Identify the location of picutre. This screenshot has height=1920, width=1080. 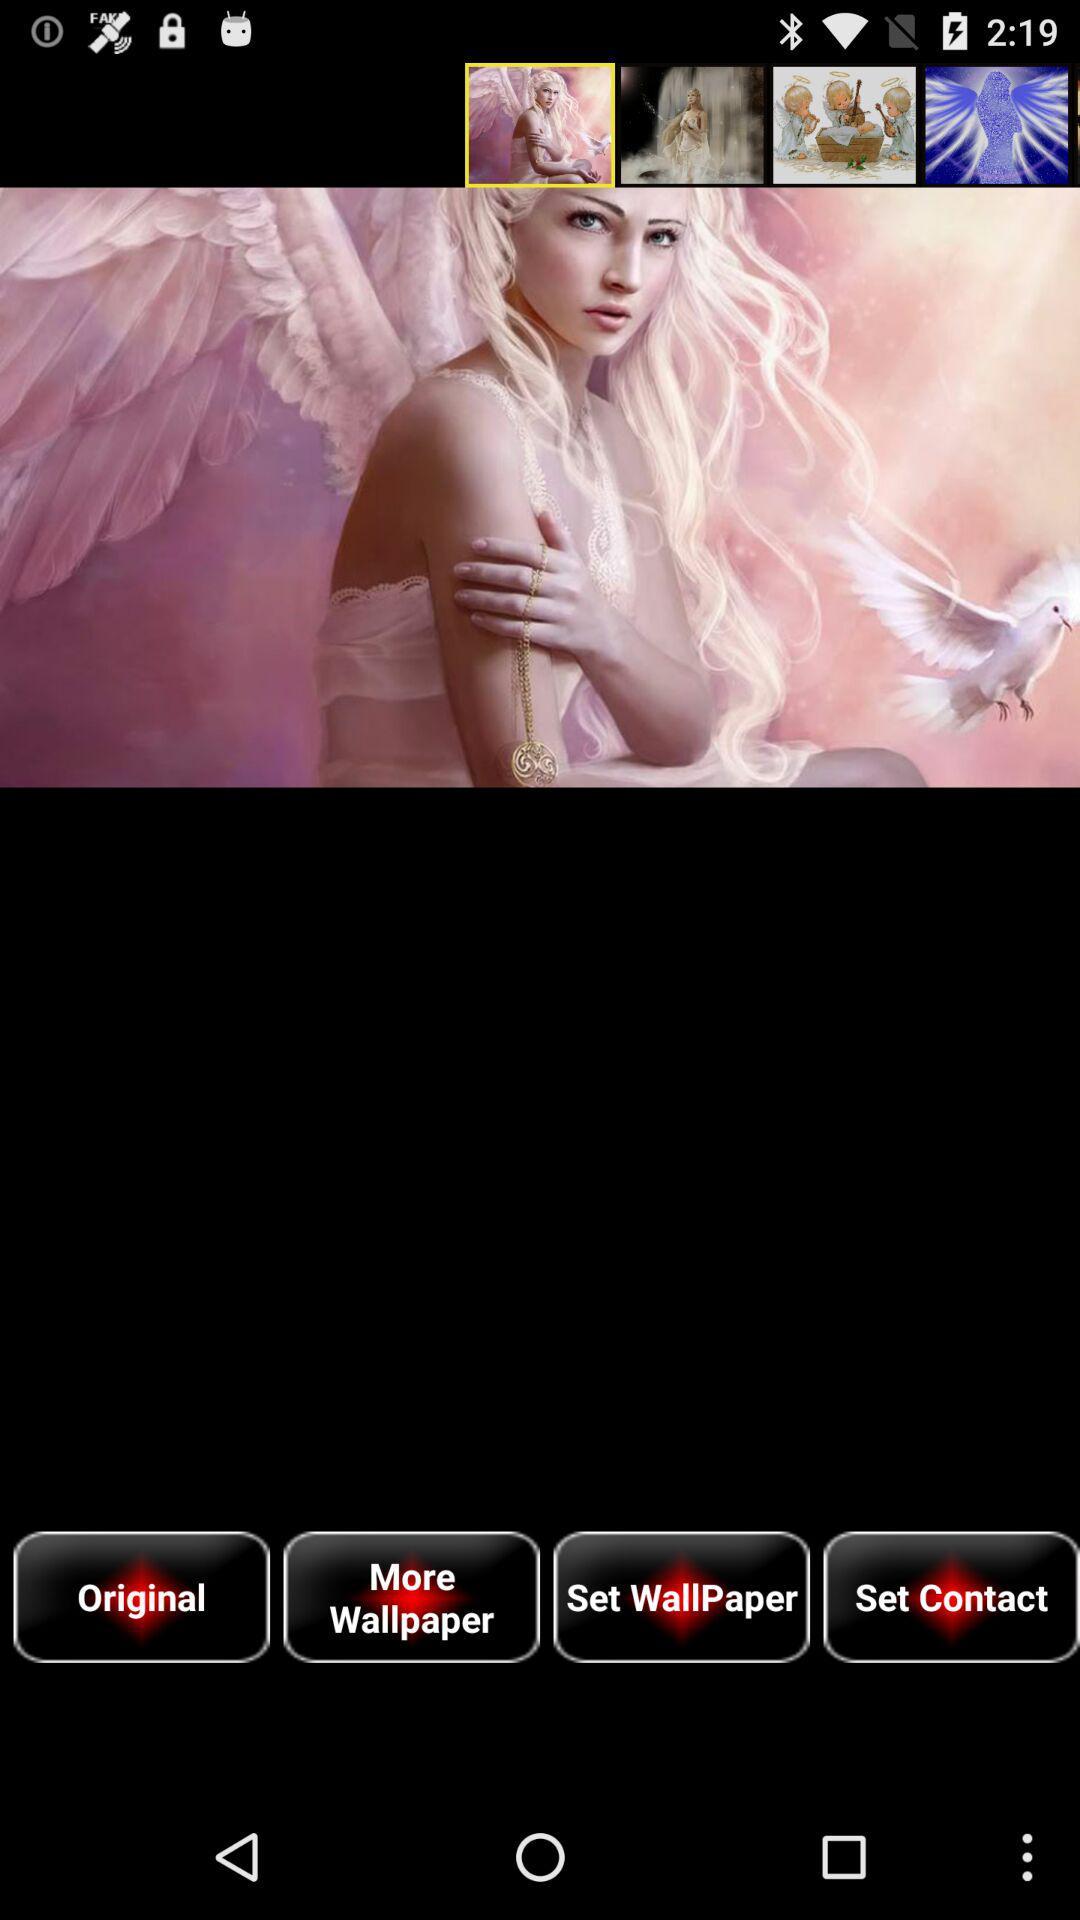
(540, 487).